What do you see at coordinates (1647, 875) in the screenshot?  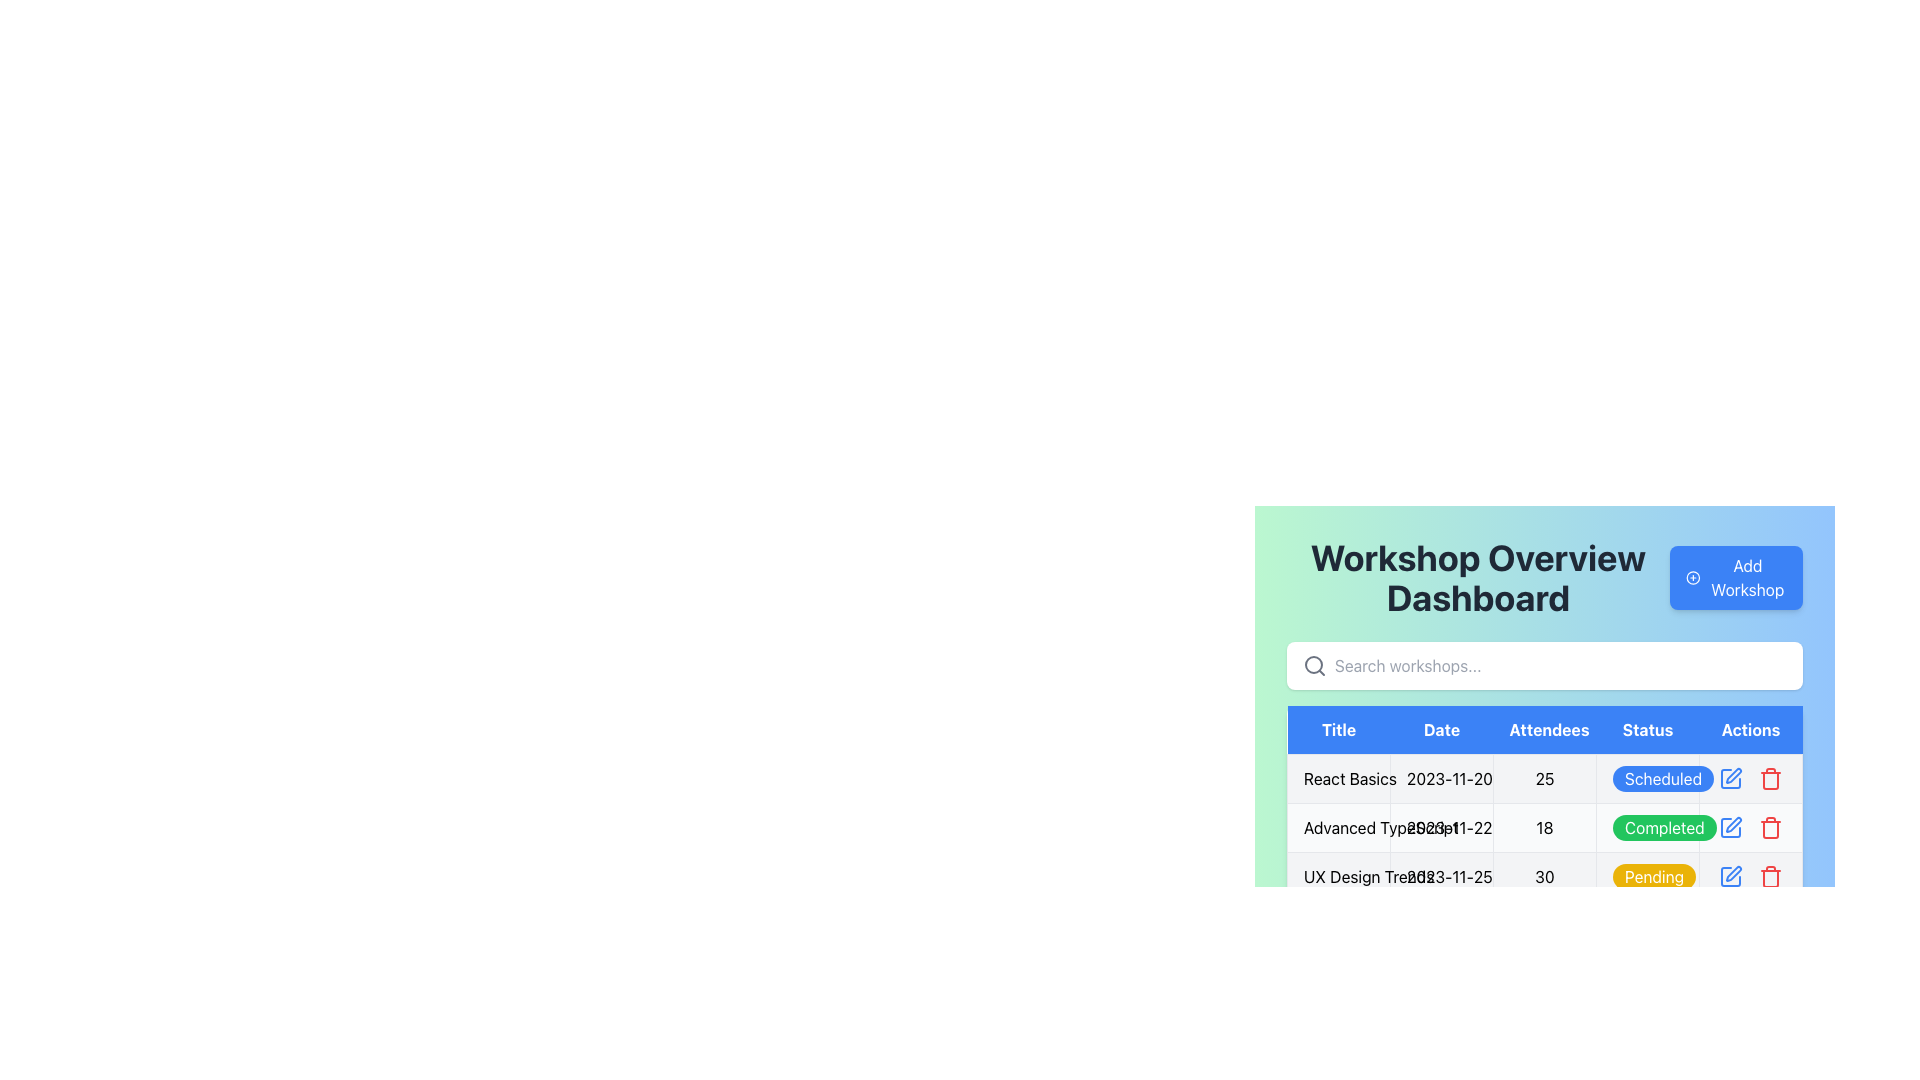 I see `the yellow label with bold white text 'Pending' located in the 'Status' column of the third row of the table, aligned with the 'UX Design Trends' workshop entry` at bounding box center [1647, 875].